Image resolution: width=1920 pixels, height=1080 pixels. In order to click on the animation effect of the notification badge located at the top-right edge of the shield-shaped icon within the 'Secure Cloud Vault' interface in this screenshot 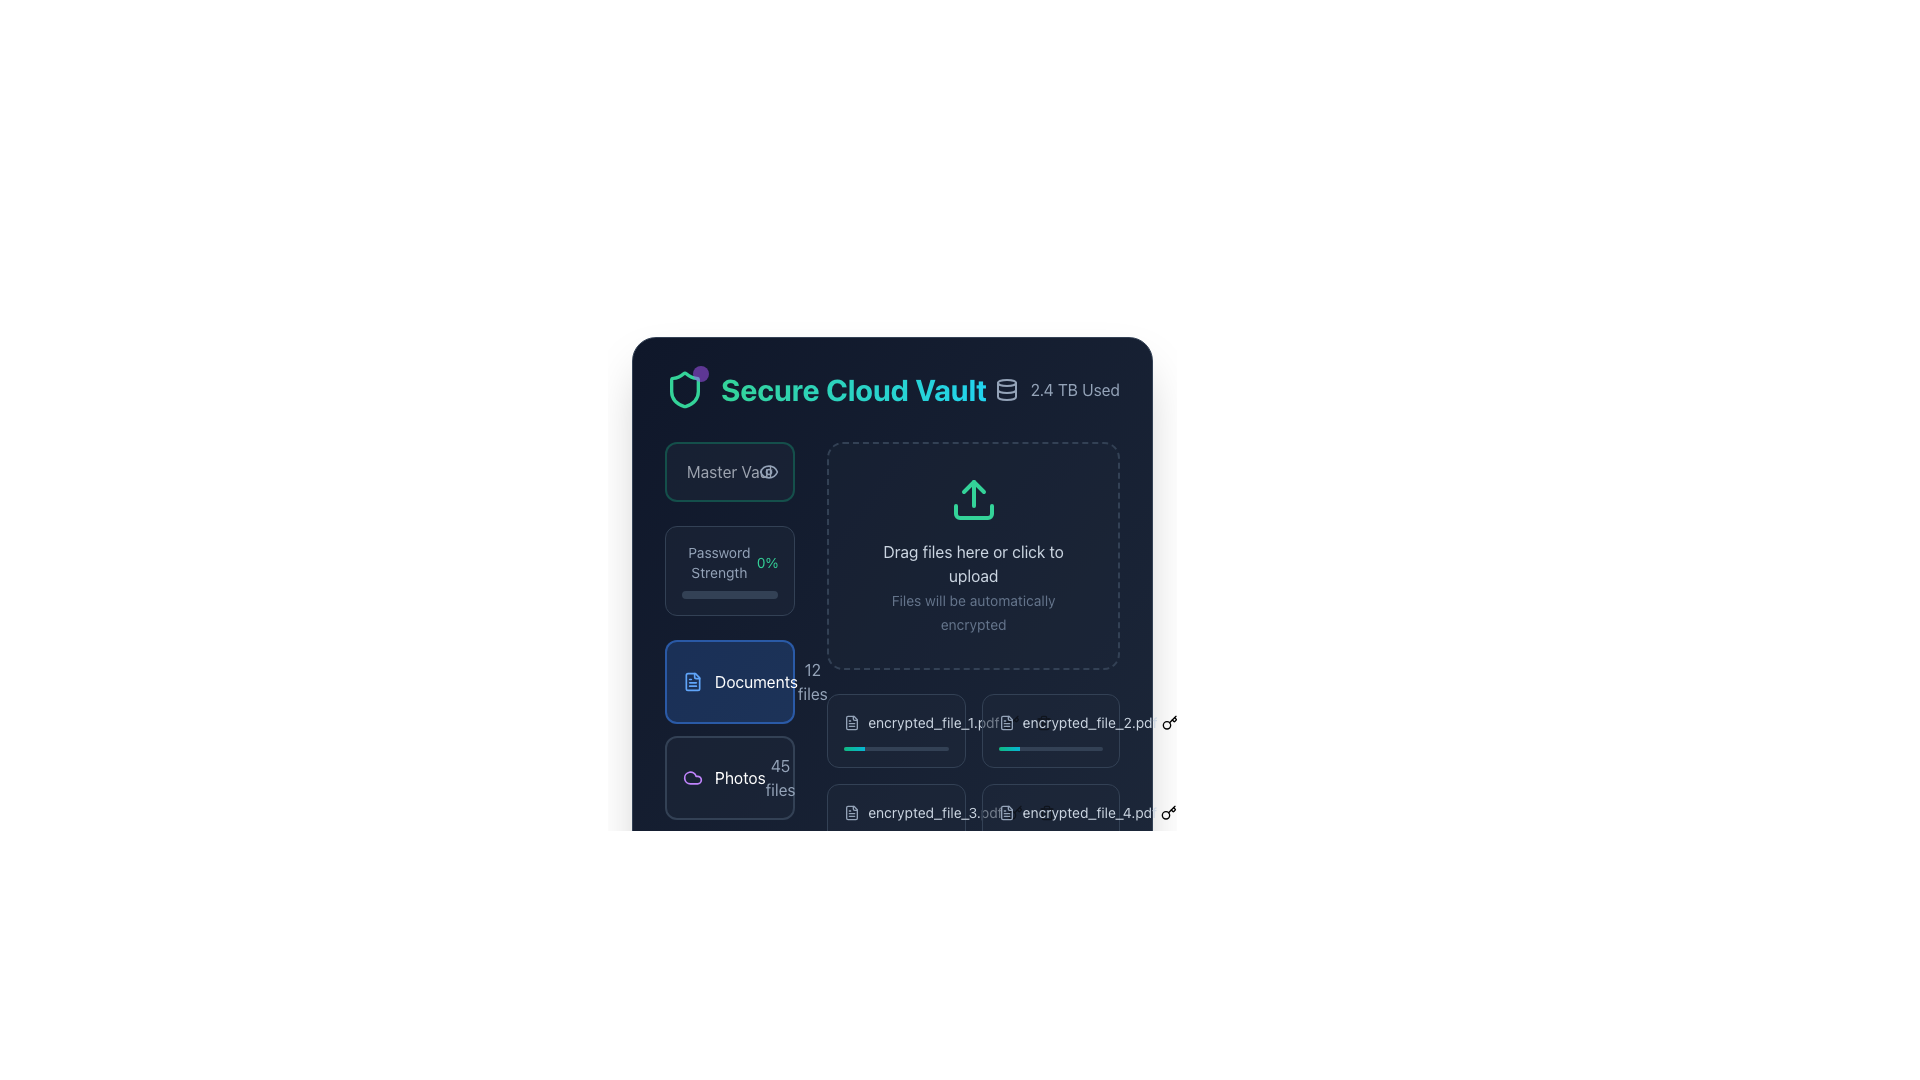, I will do `click(700, 374)`.